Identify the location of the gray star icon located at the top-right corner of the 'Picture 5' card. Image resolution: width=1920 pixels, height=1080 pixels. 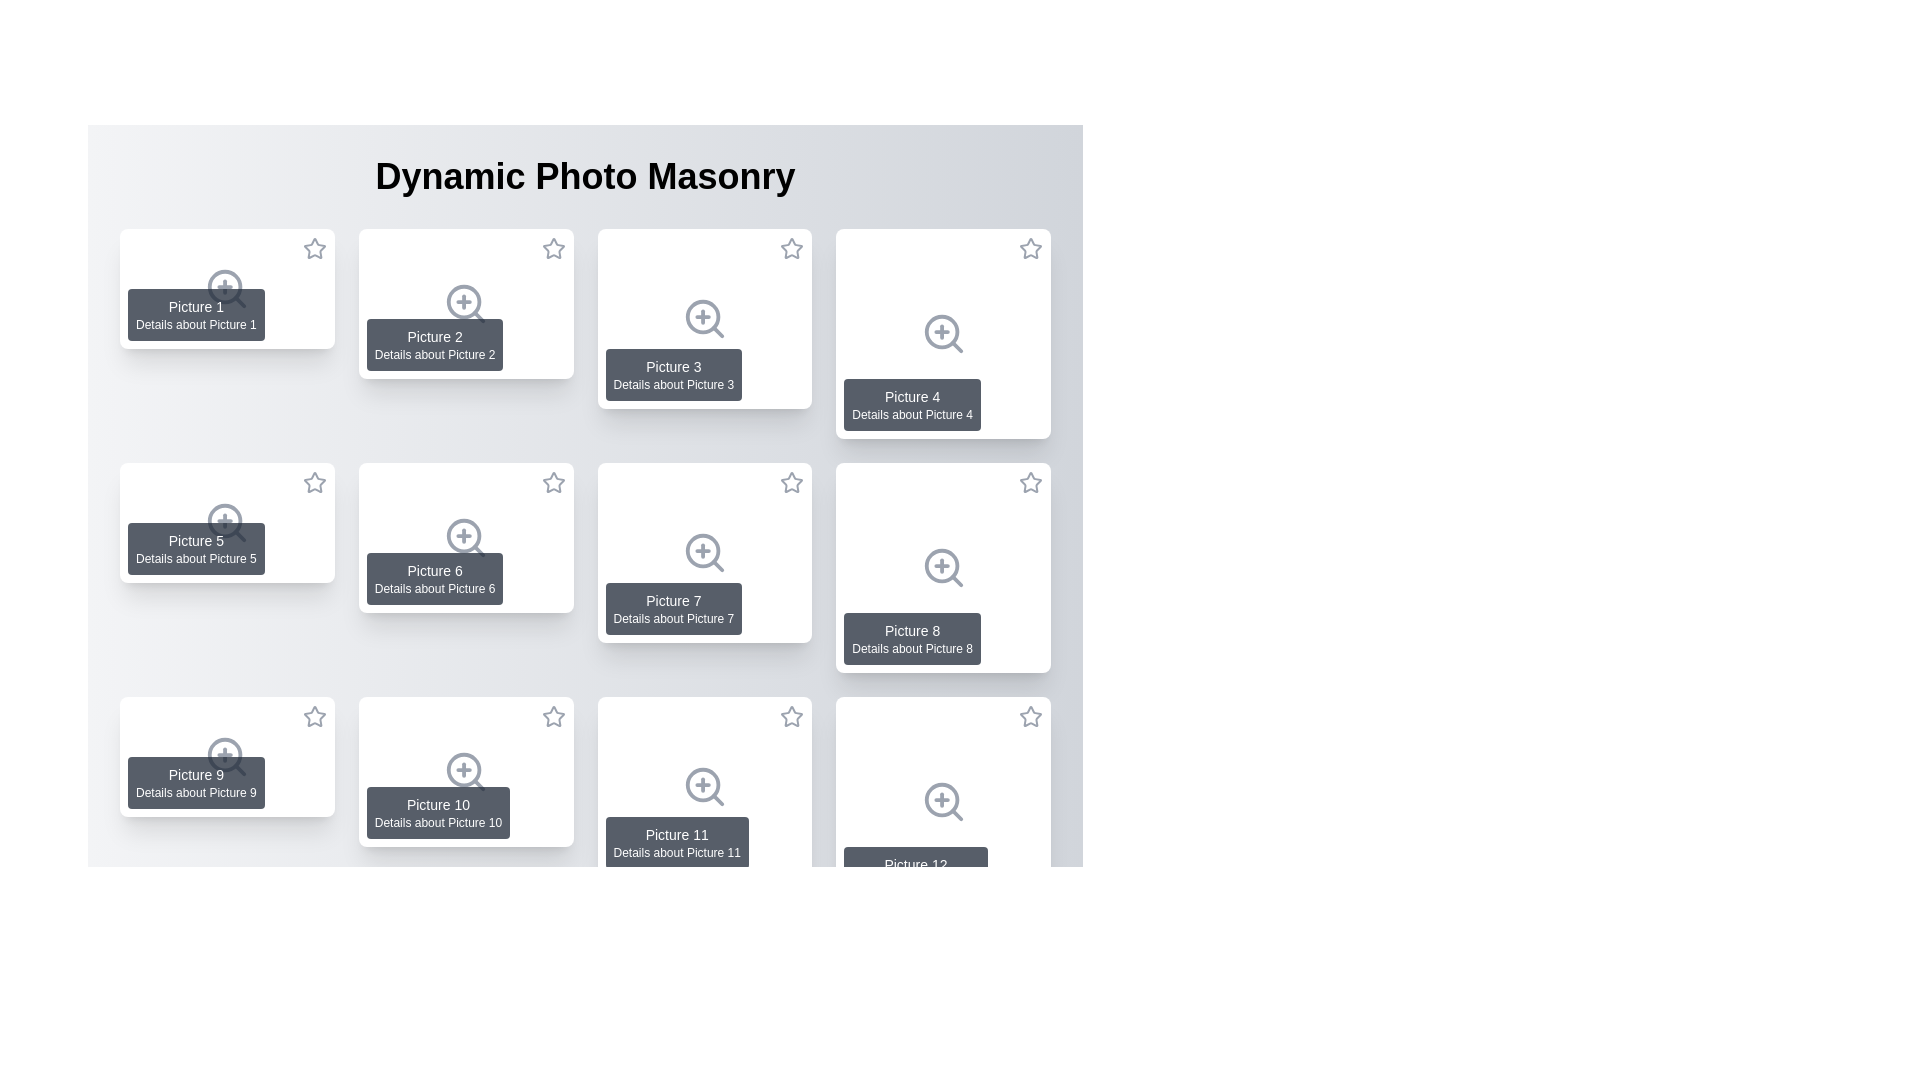
(313, 482).